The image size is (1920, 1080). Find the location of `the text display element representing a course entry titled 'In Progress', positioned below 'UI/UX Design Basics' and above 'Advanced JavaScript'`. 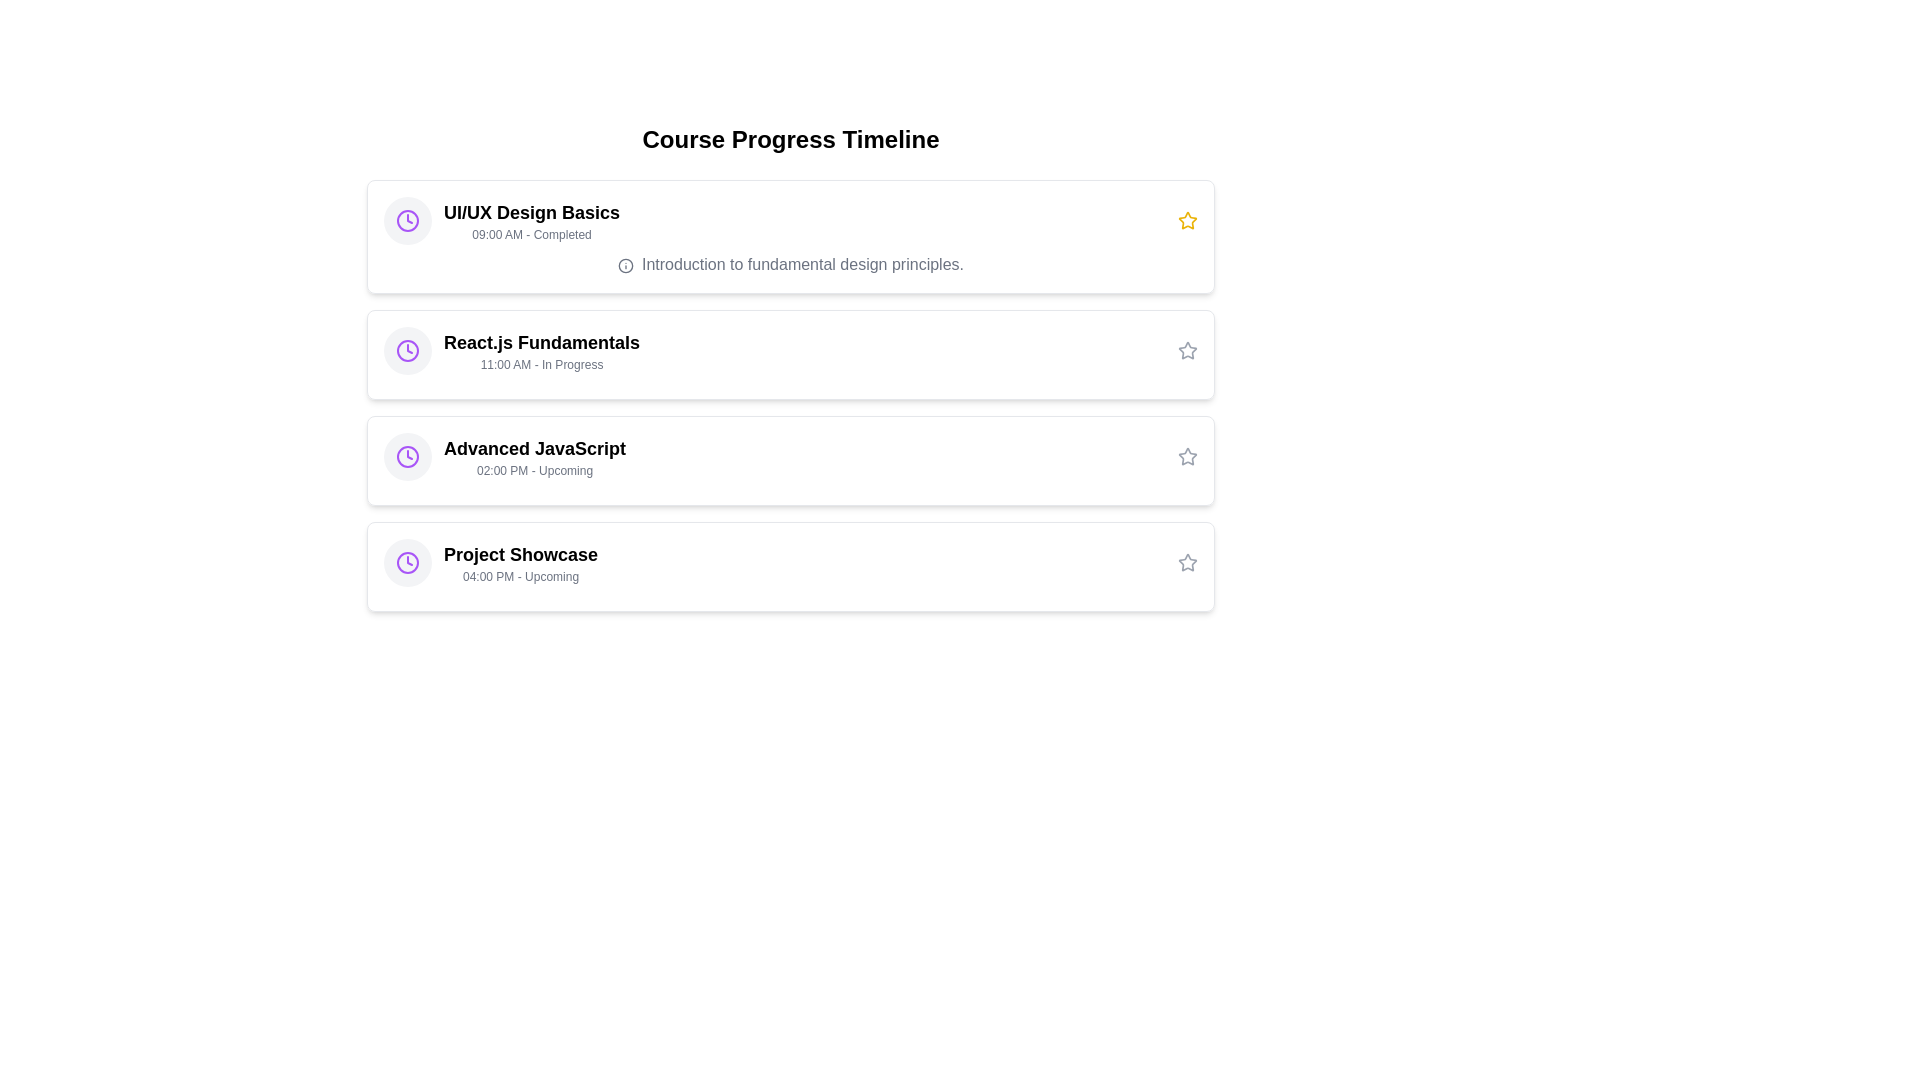

the text display element representing a course entry titled 'In Progress', positioned below 'UI/UX Design Basics' and above 'Advanced JavaScript' is located at coordinates (542, 350).